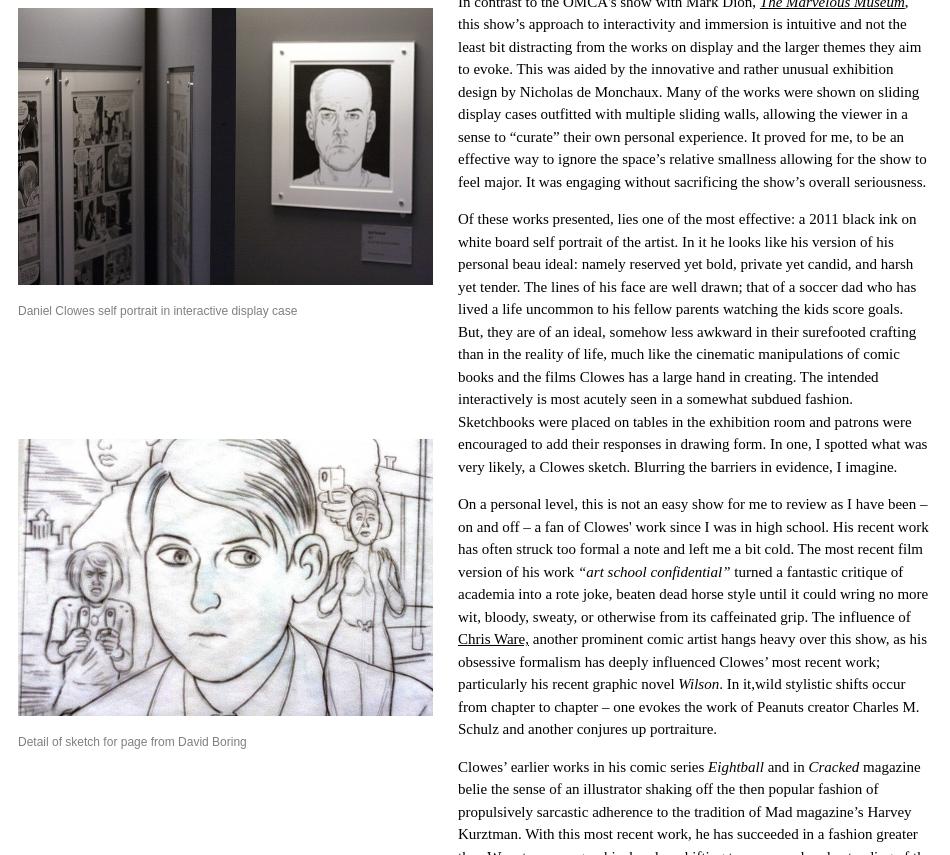 This screenshot has width=950, height=855. What do you see at coordinates (688, 705) in the screenshot?
I see `'. In it,wild stylistic shifts occur from chapter to chapter – one evokes the work of Peanuts creator Charles M. Schulz and another conjures up portraiture.'` at bounding box center [688, 705].